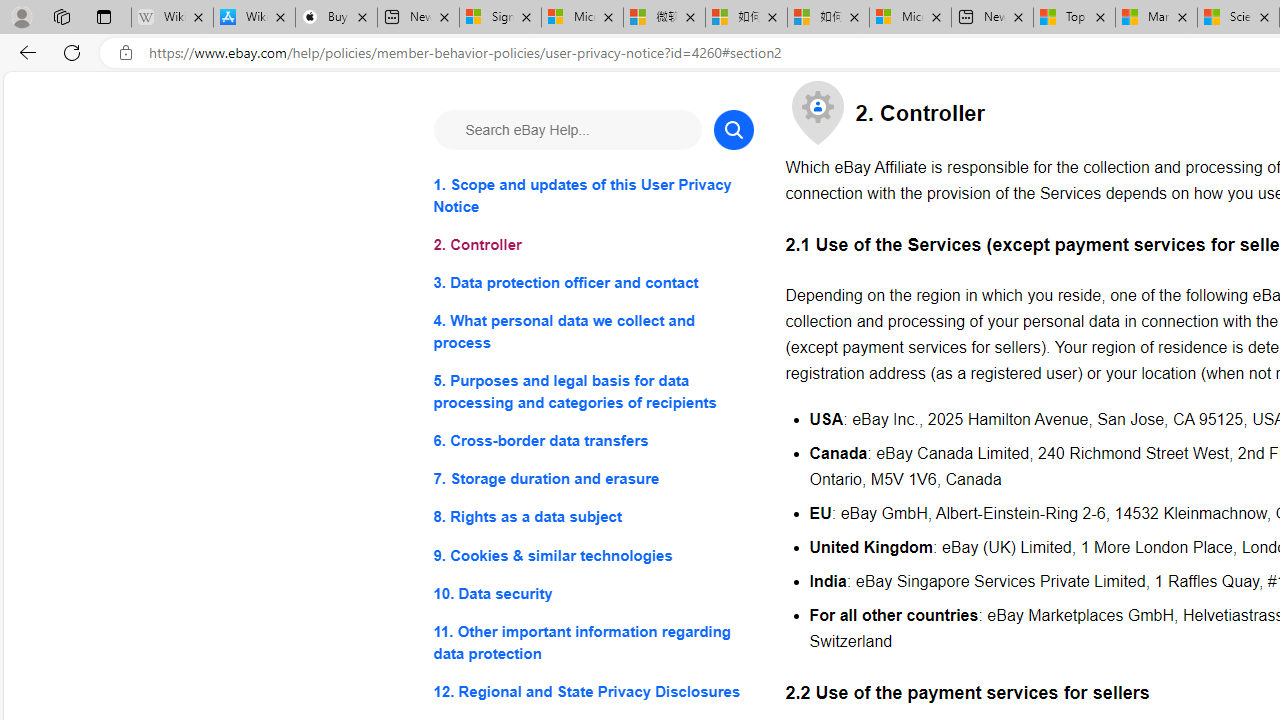 Image resolution: width=1280 pixels, height=720 pixels. What do you see at coordinates (336, 17) in the screenshot?
I see `'Buy iPad - Apple'` at bounding box center [336, 17].